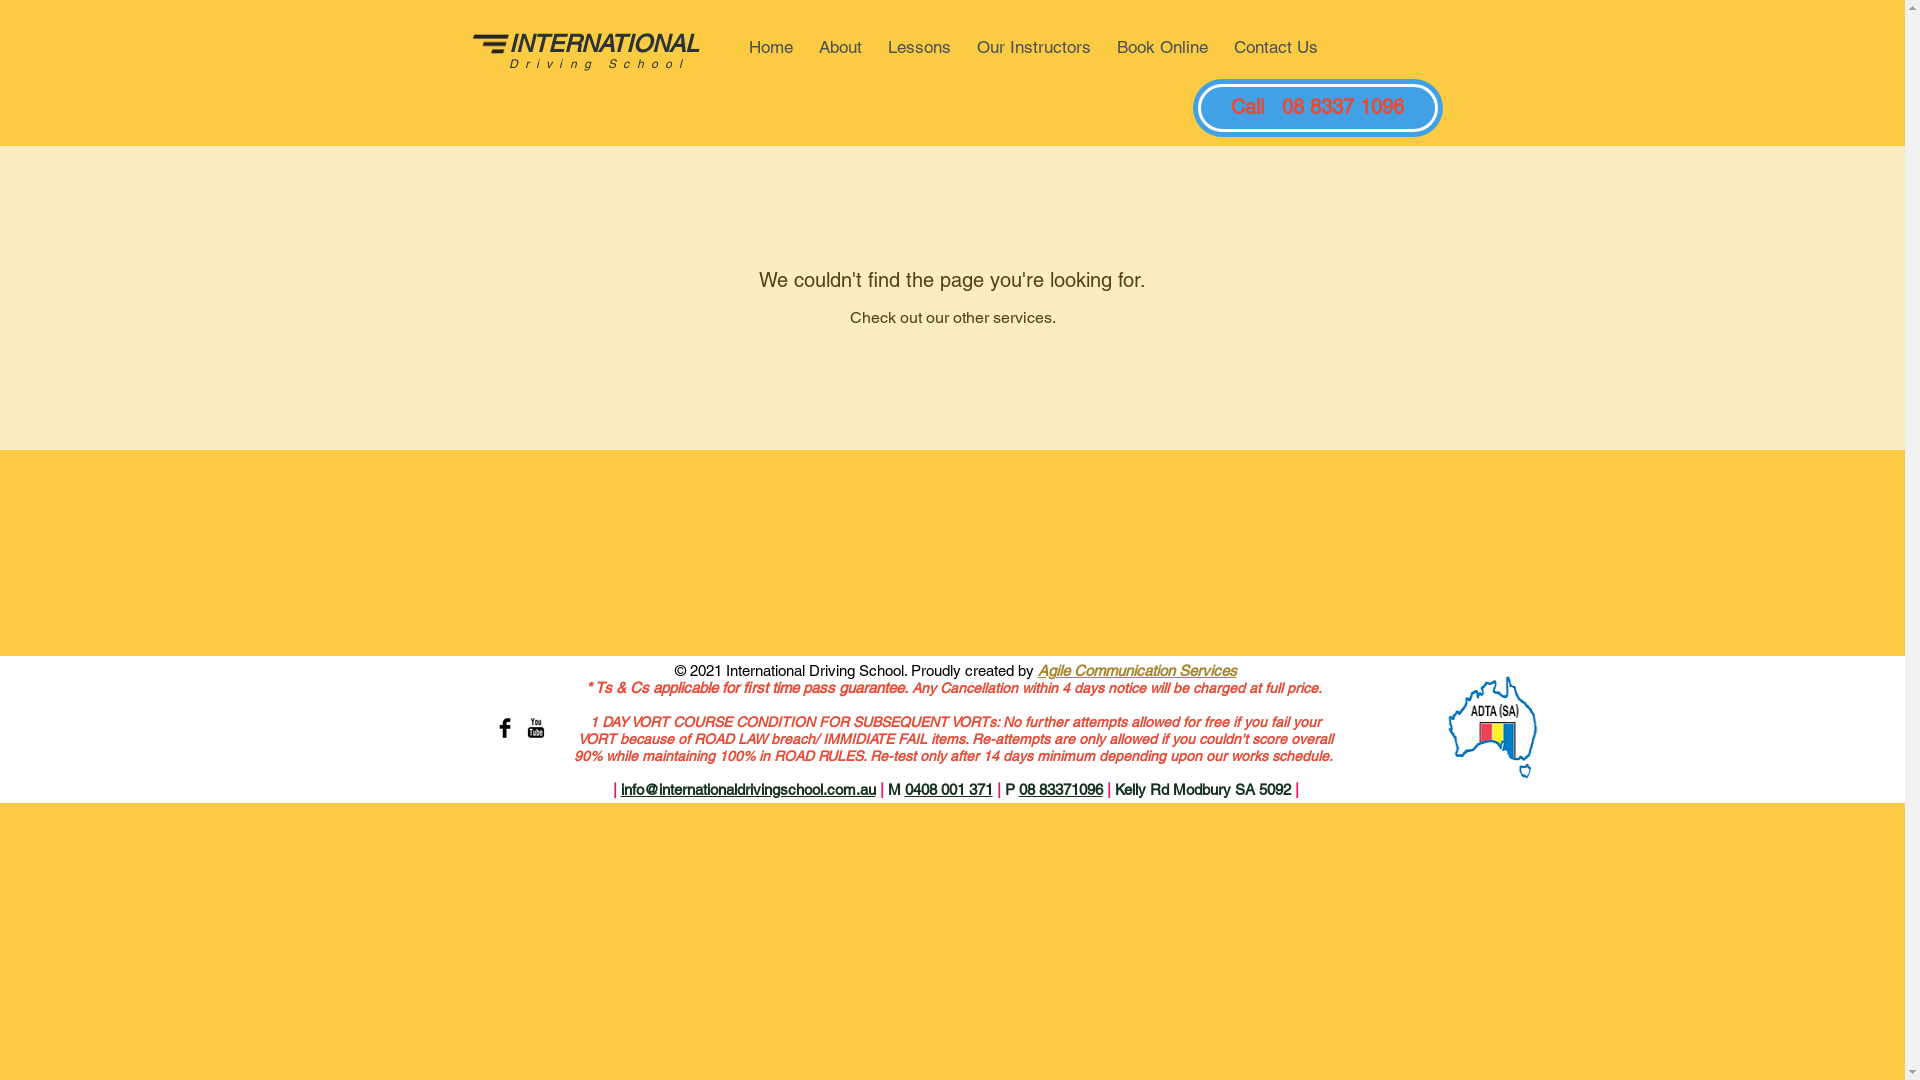 This screenshot has width=1920, height=1080. I want to click on 'Driving School', so click(597, 63).